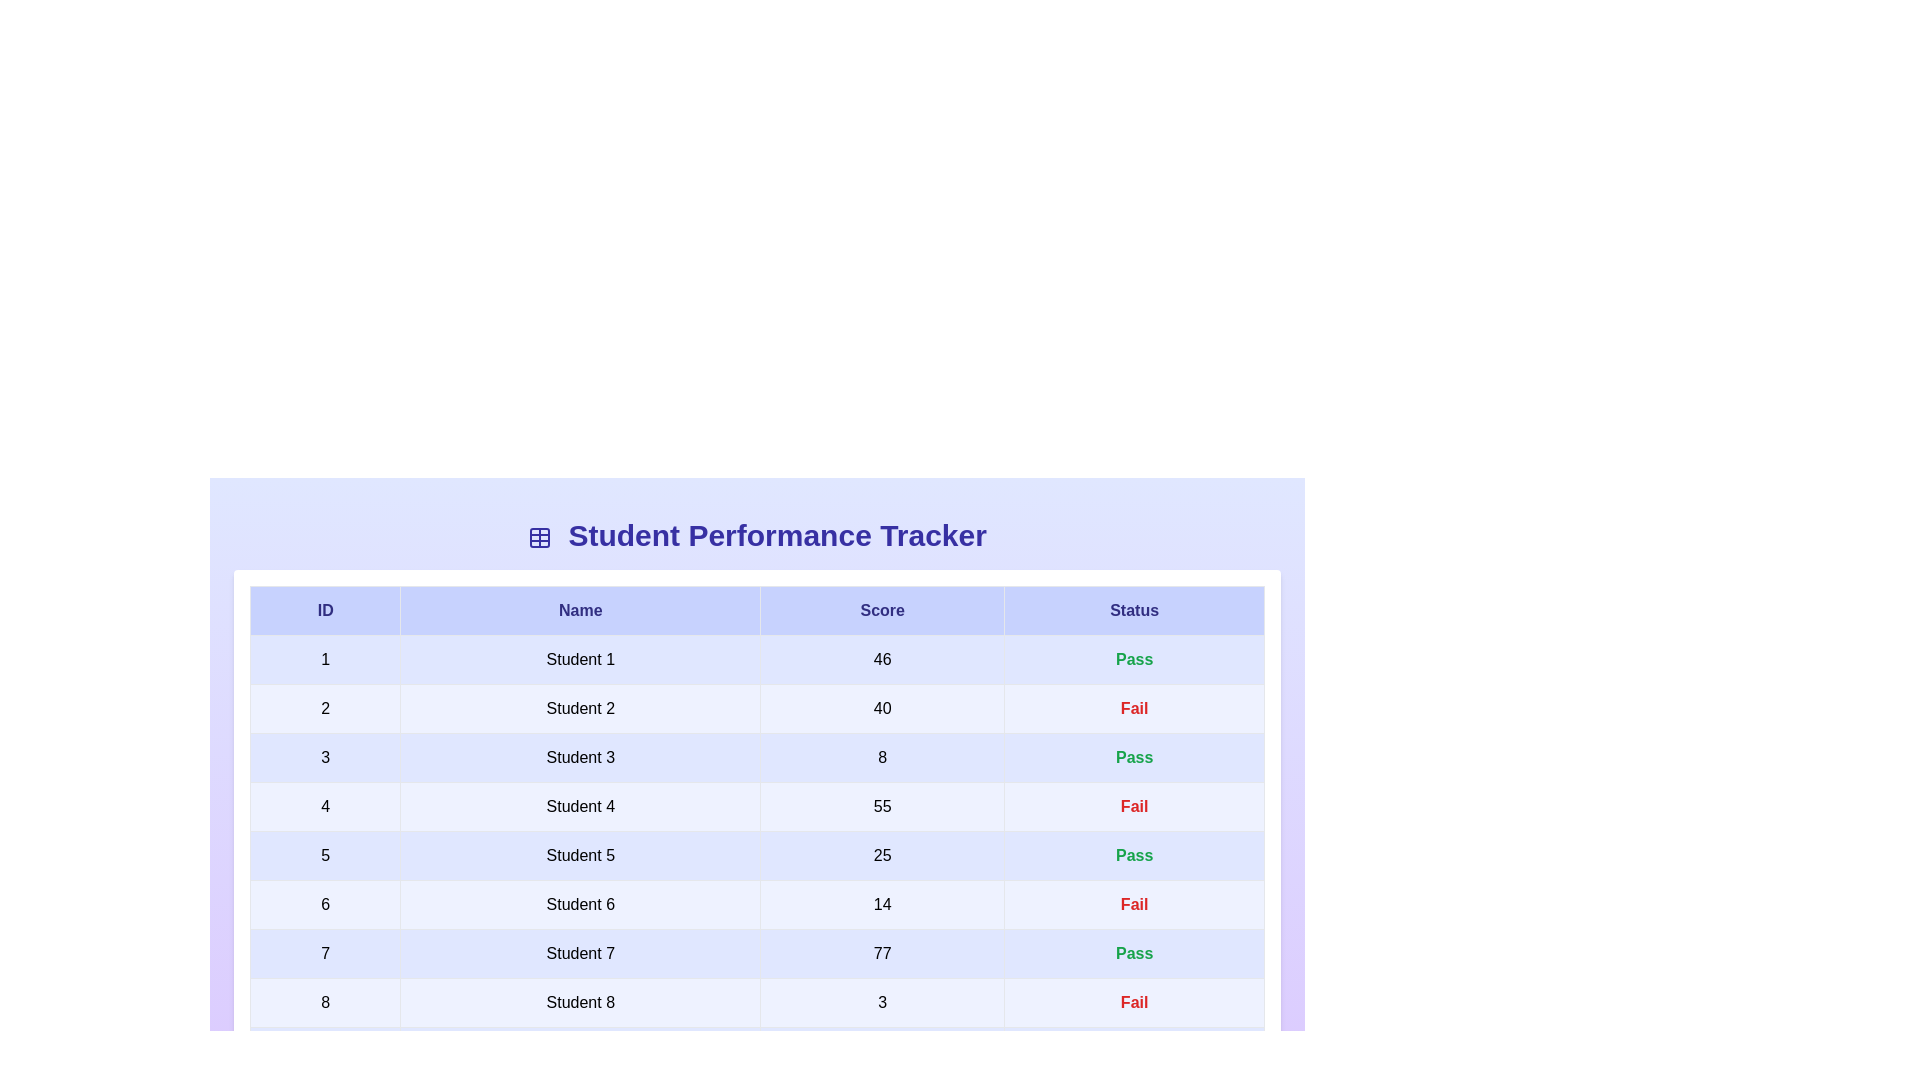  Describe the element at coordinates (1134, 609) in the screenshot. I see `the header column Status to analyze its information` at that location.